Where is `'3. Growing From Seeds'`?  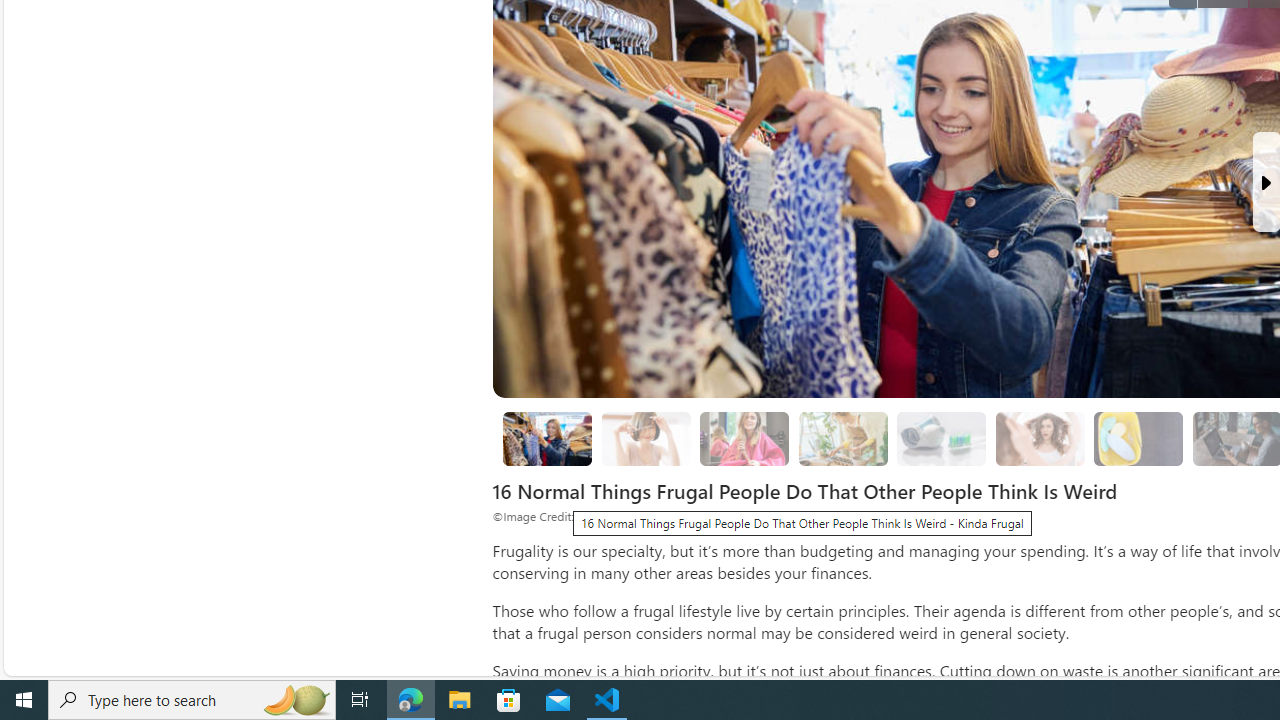
'3. Growing From Seeds' is located at coordinates (843, 438).